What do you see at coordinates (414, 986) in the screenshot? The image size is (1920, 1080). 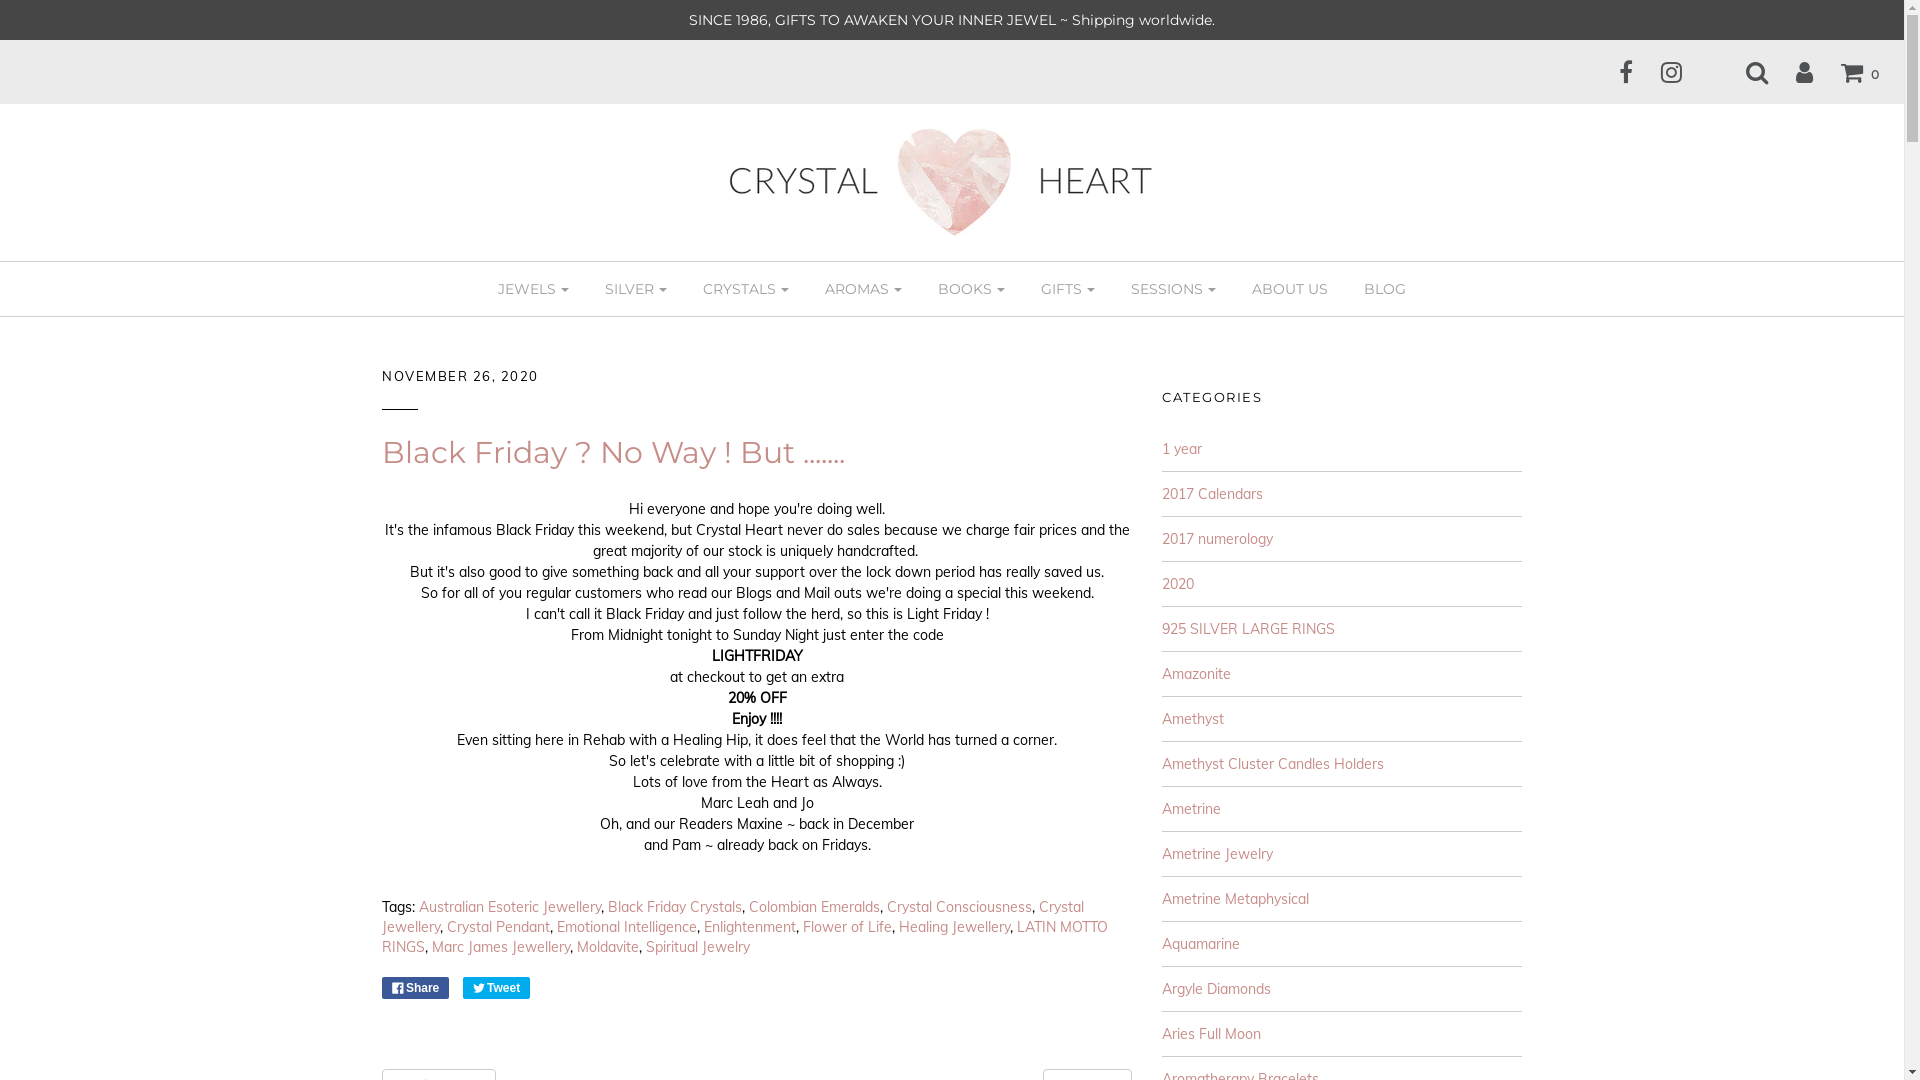 I see `'Share'` at bounding box center [414, 986].